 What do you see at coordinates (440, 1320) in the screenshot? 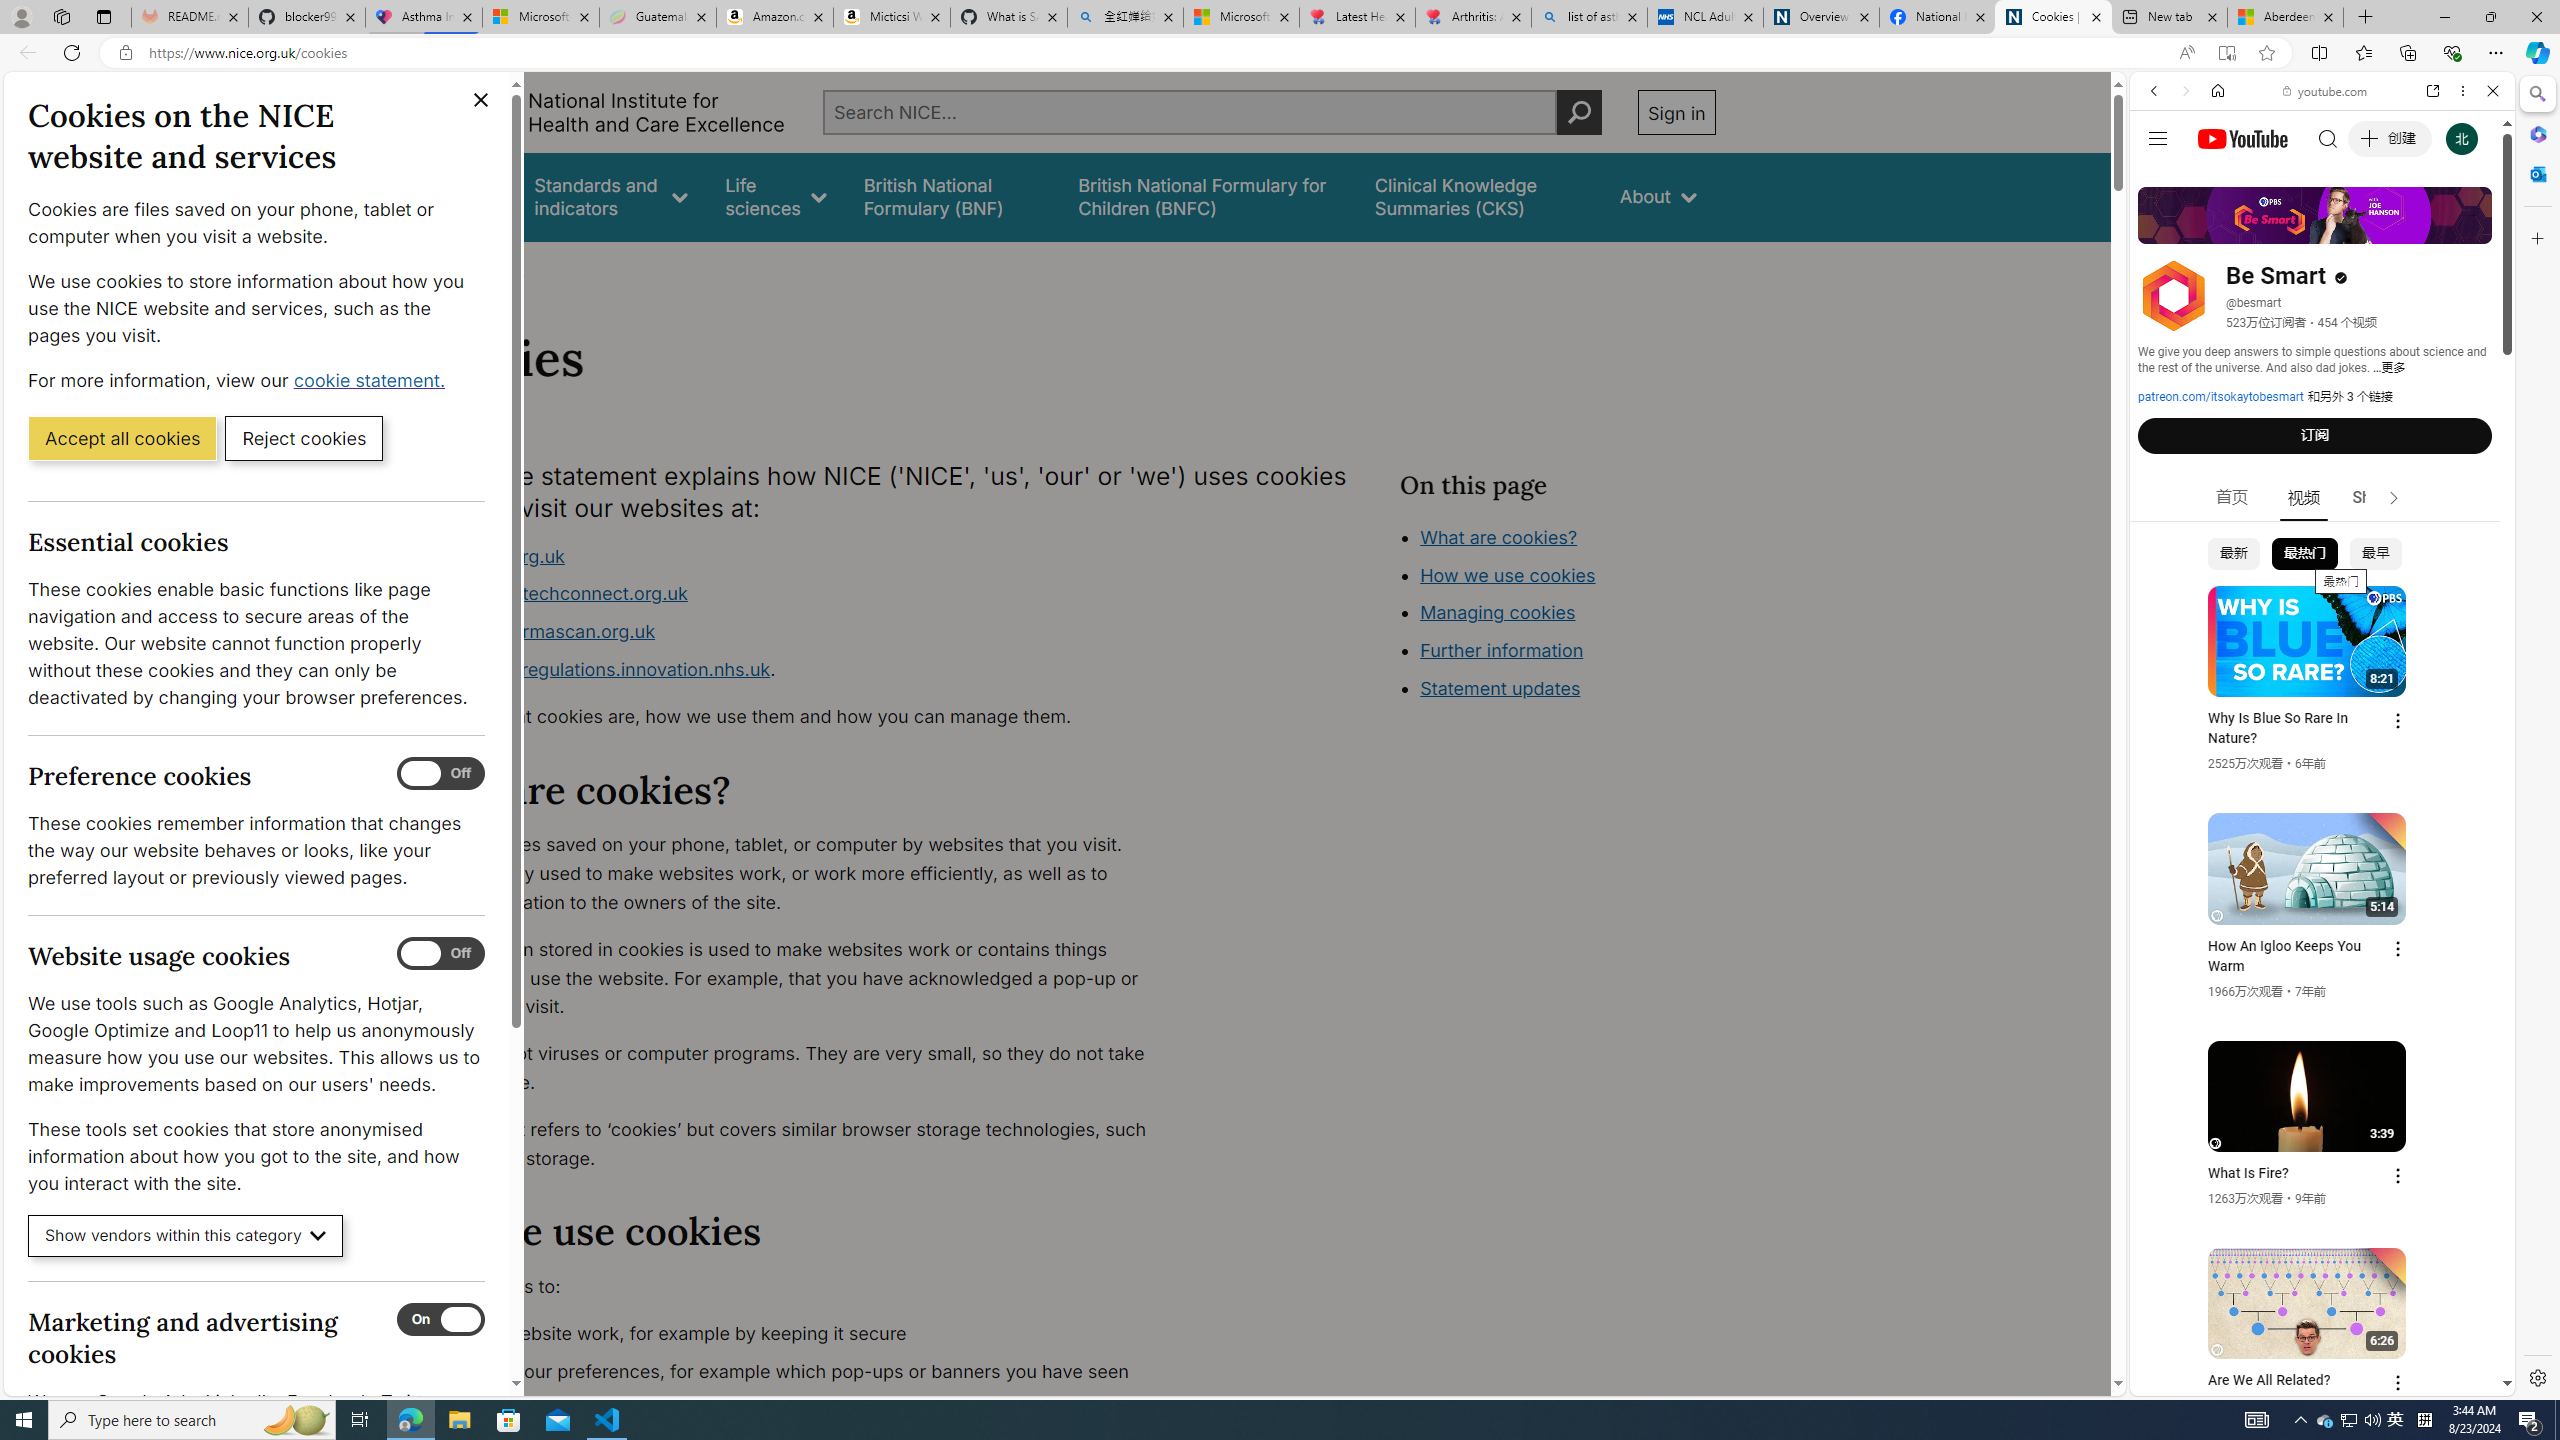
I see `'Marketing and advertising cookies'` at bounding box center [440, 1320].